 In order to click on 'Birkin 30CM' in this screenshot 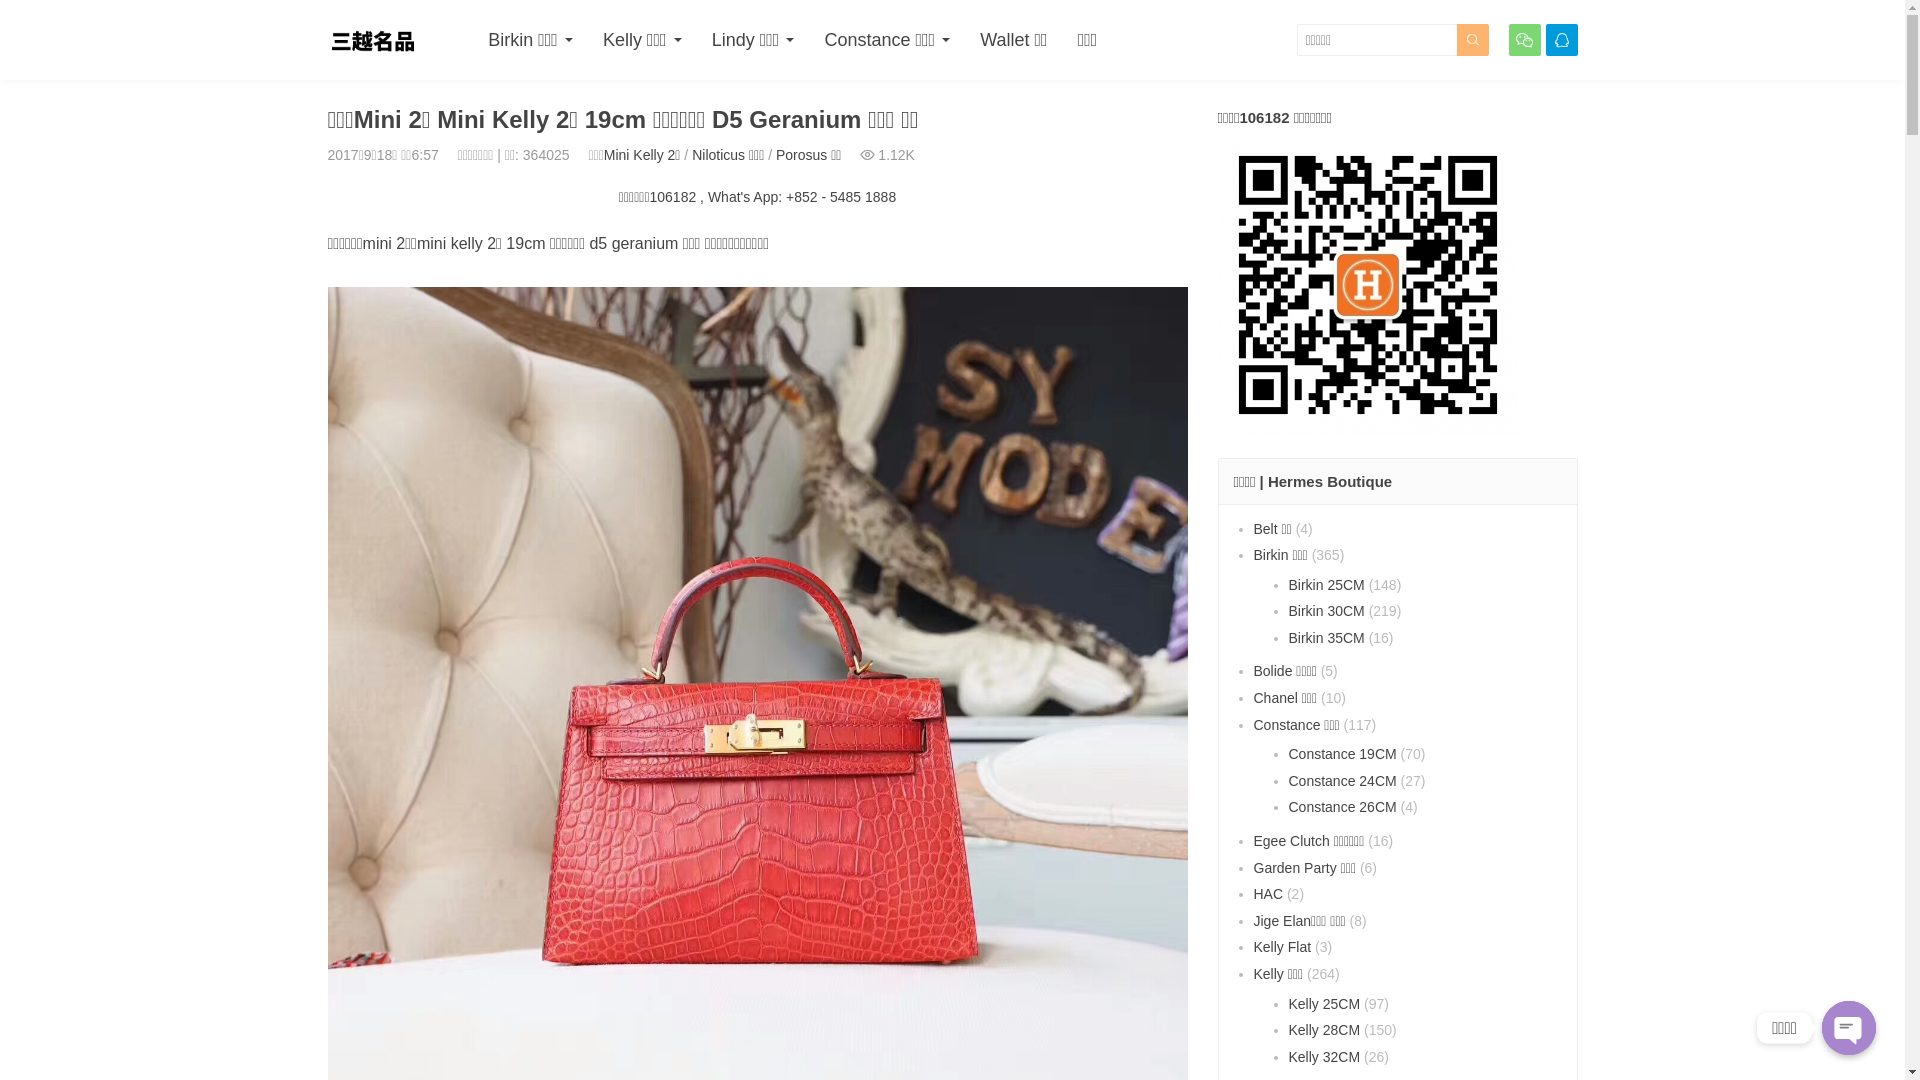, I will do `click(1325, 609)`.